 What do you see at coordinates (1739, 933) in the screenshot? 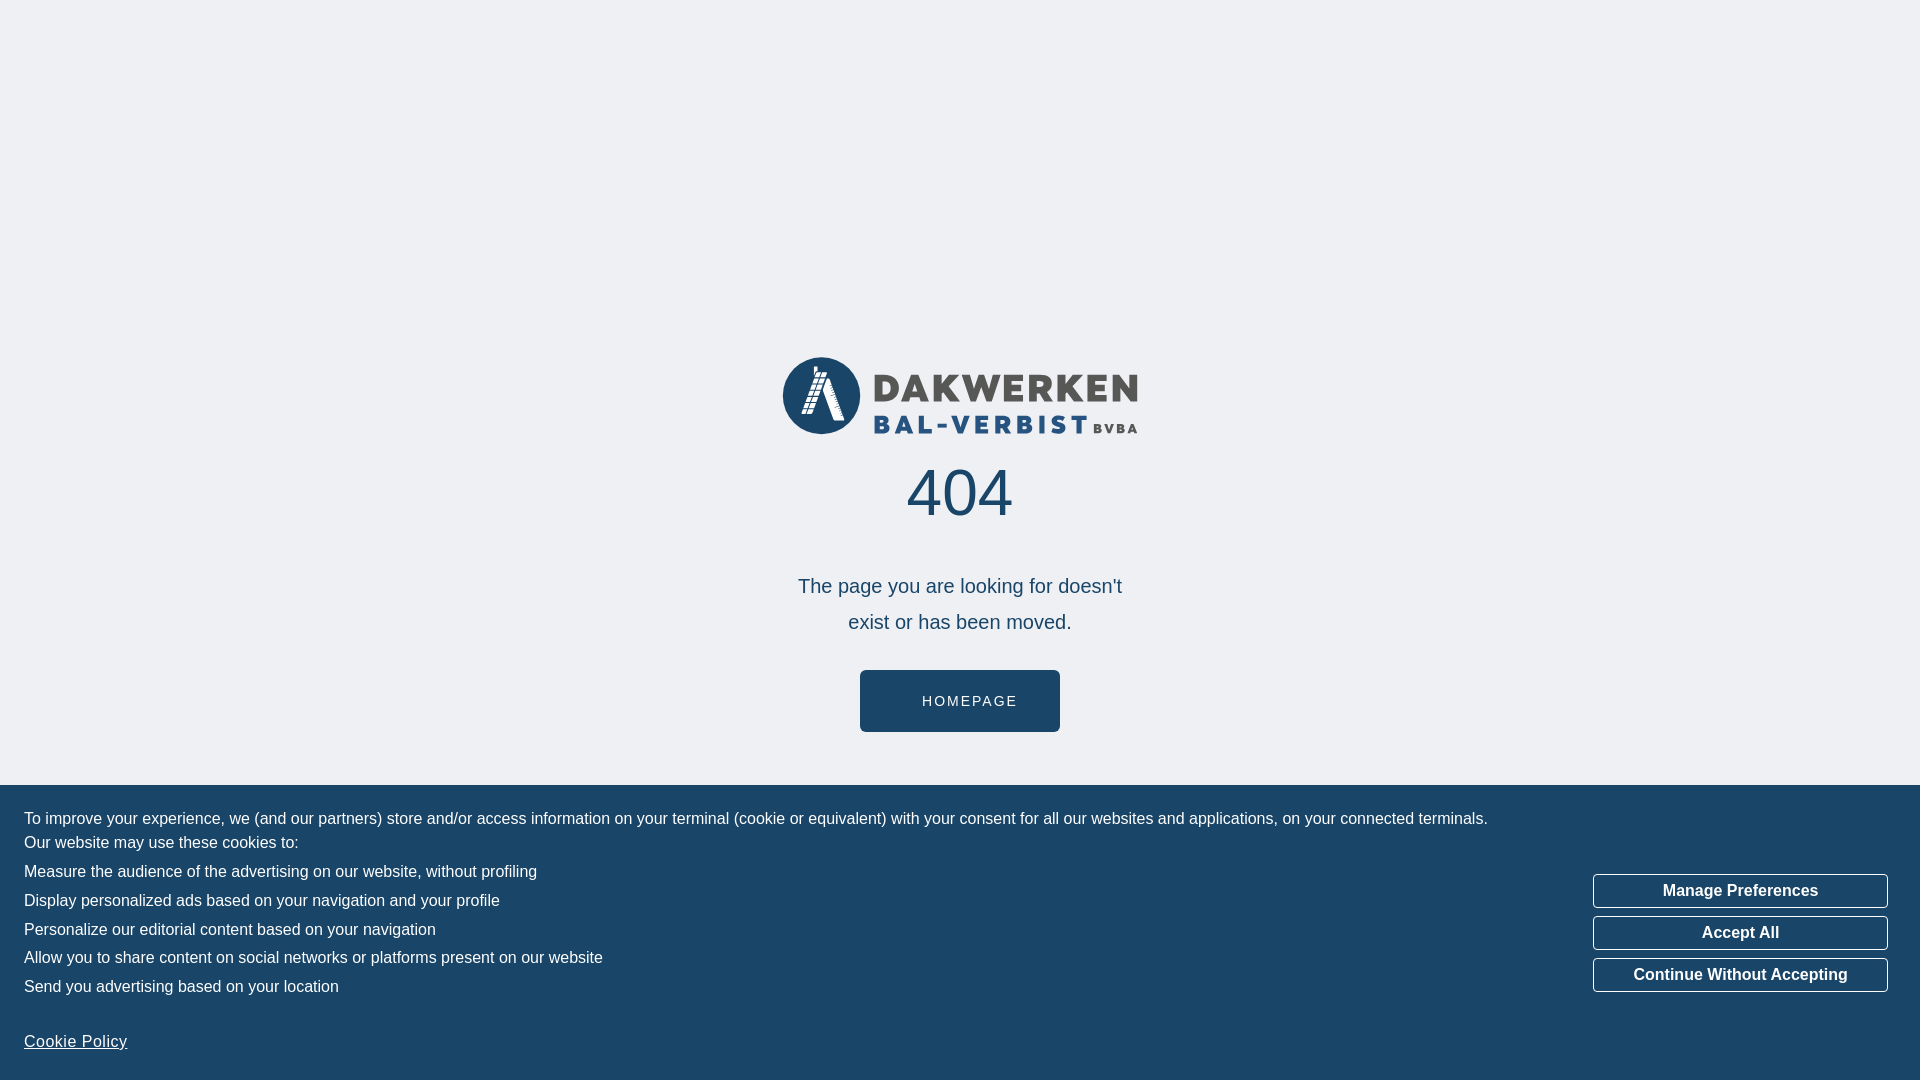
I see `'Accept All'` at bounding box center [1739, 933].